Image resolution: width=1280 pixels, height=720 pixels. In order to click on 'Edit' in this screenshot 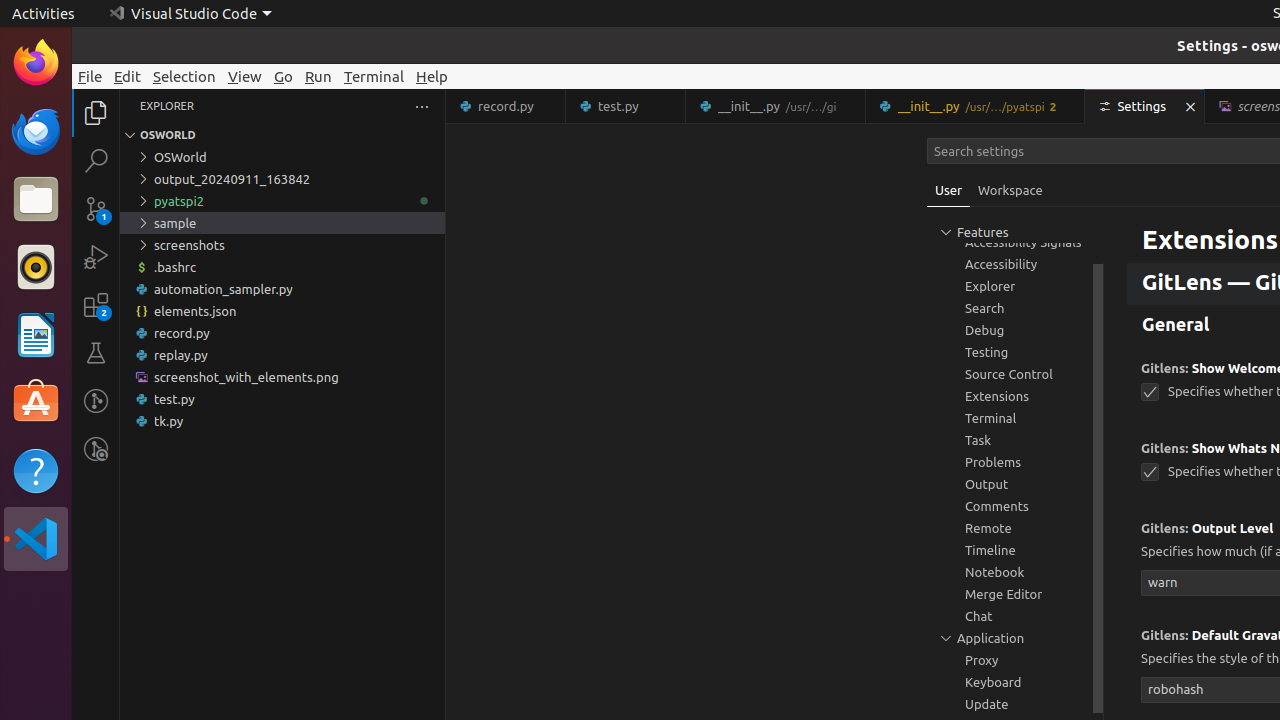, I will do `click(126, 75)`.